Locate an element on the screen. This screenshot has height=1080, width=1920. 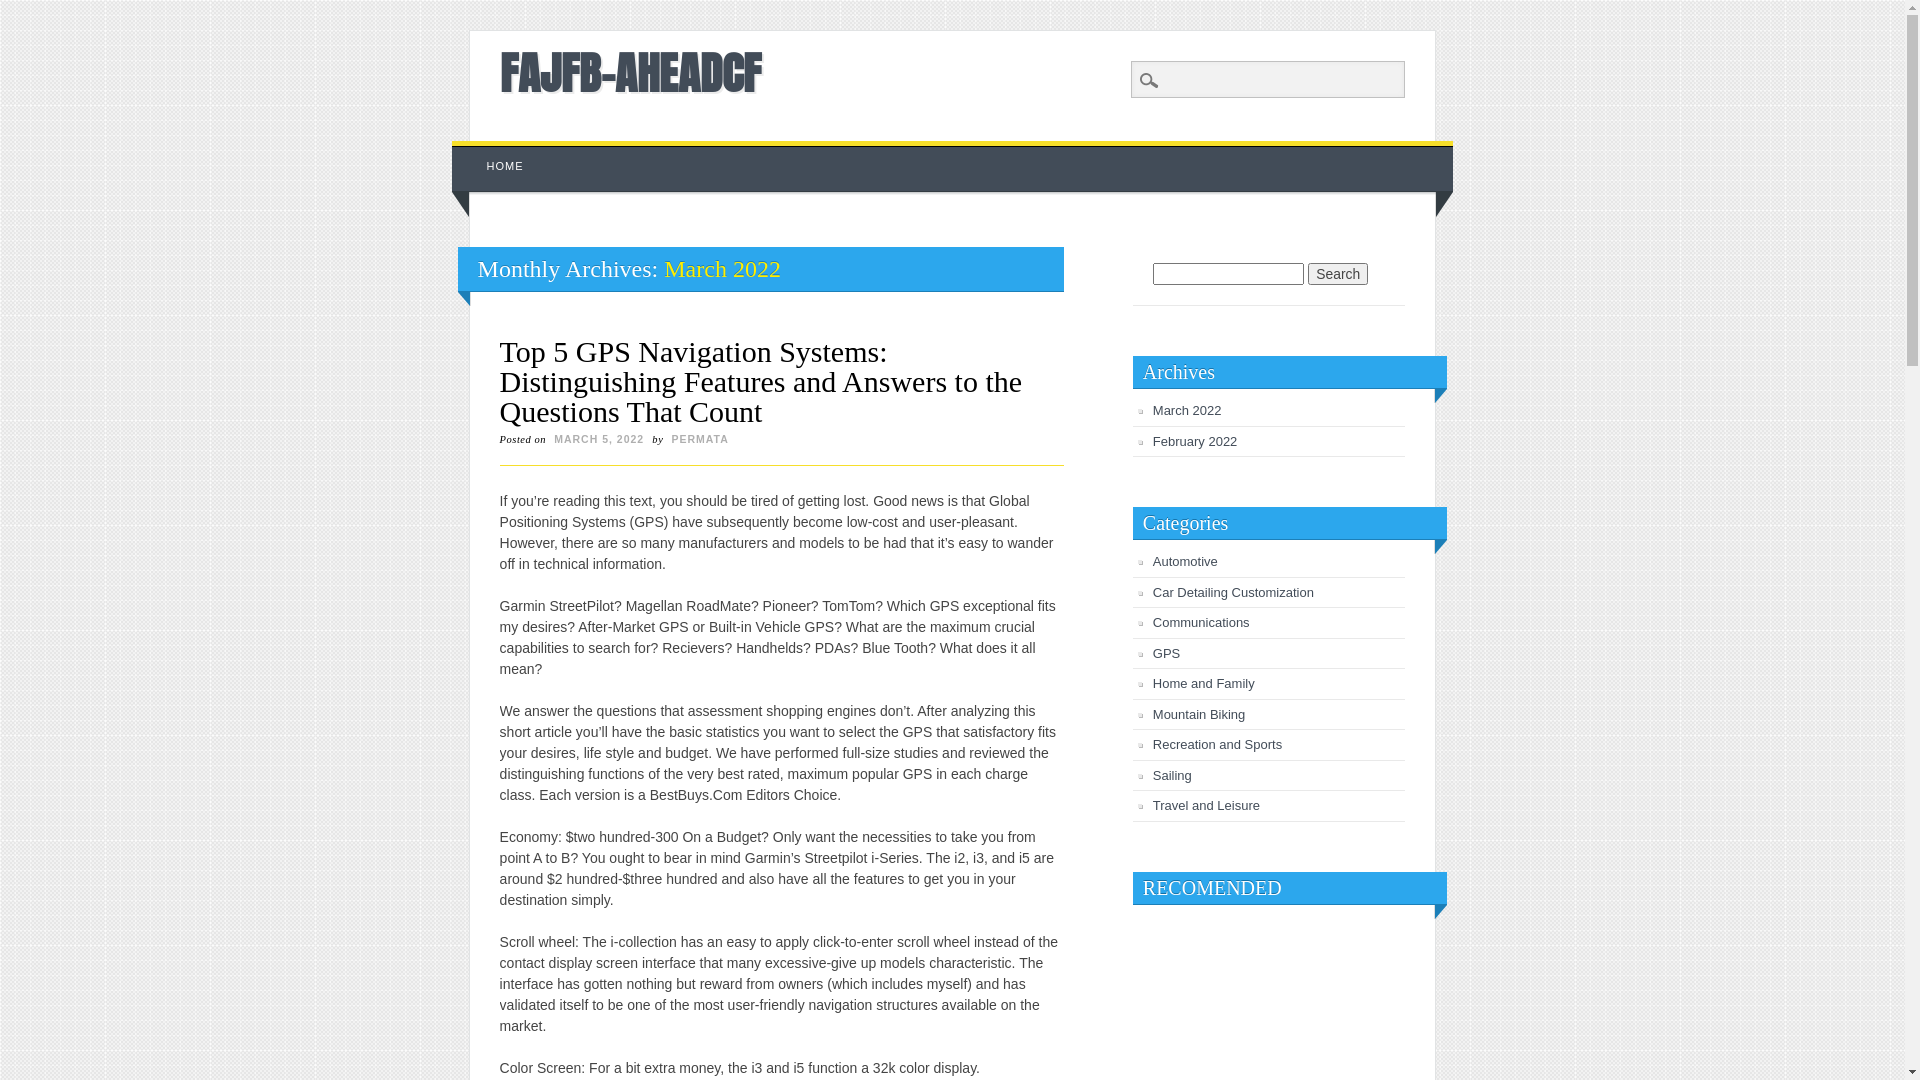
'February 2022' is located at coordinates (1195, 440).